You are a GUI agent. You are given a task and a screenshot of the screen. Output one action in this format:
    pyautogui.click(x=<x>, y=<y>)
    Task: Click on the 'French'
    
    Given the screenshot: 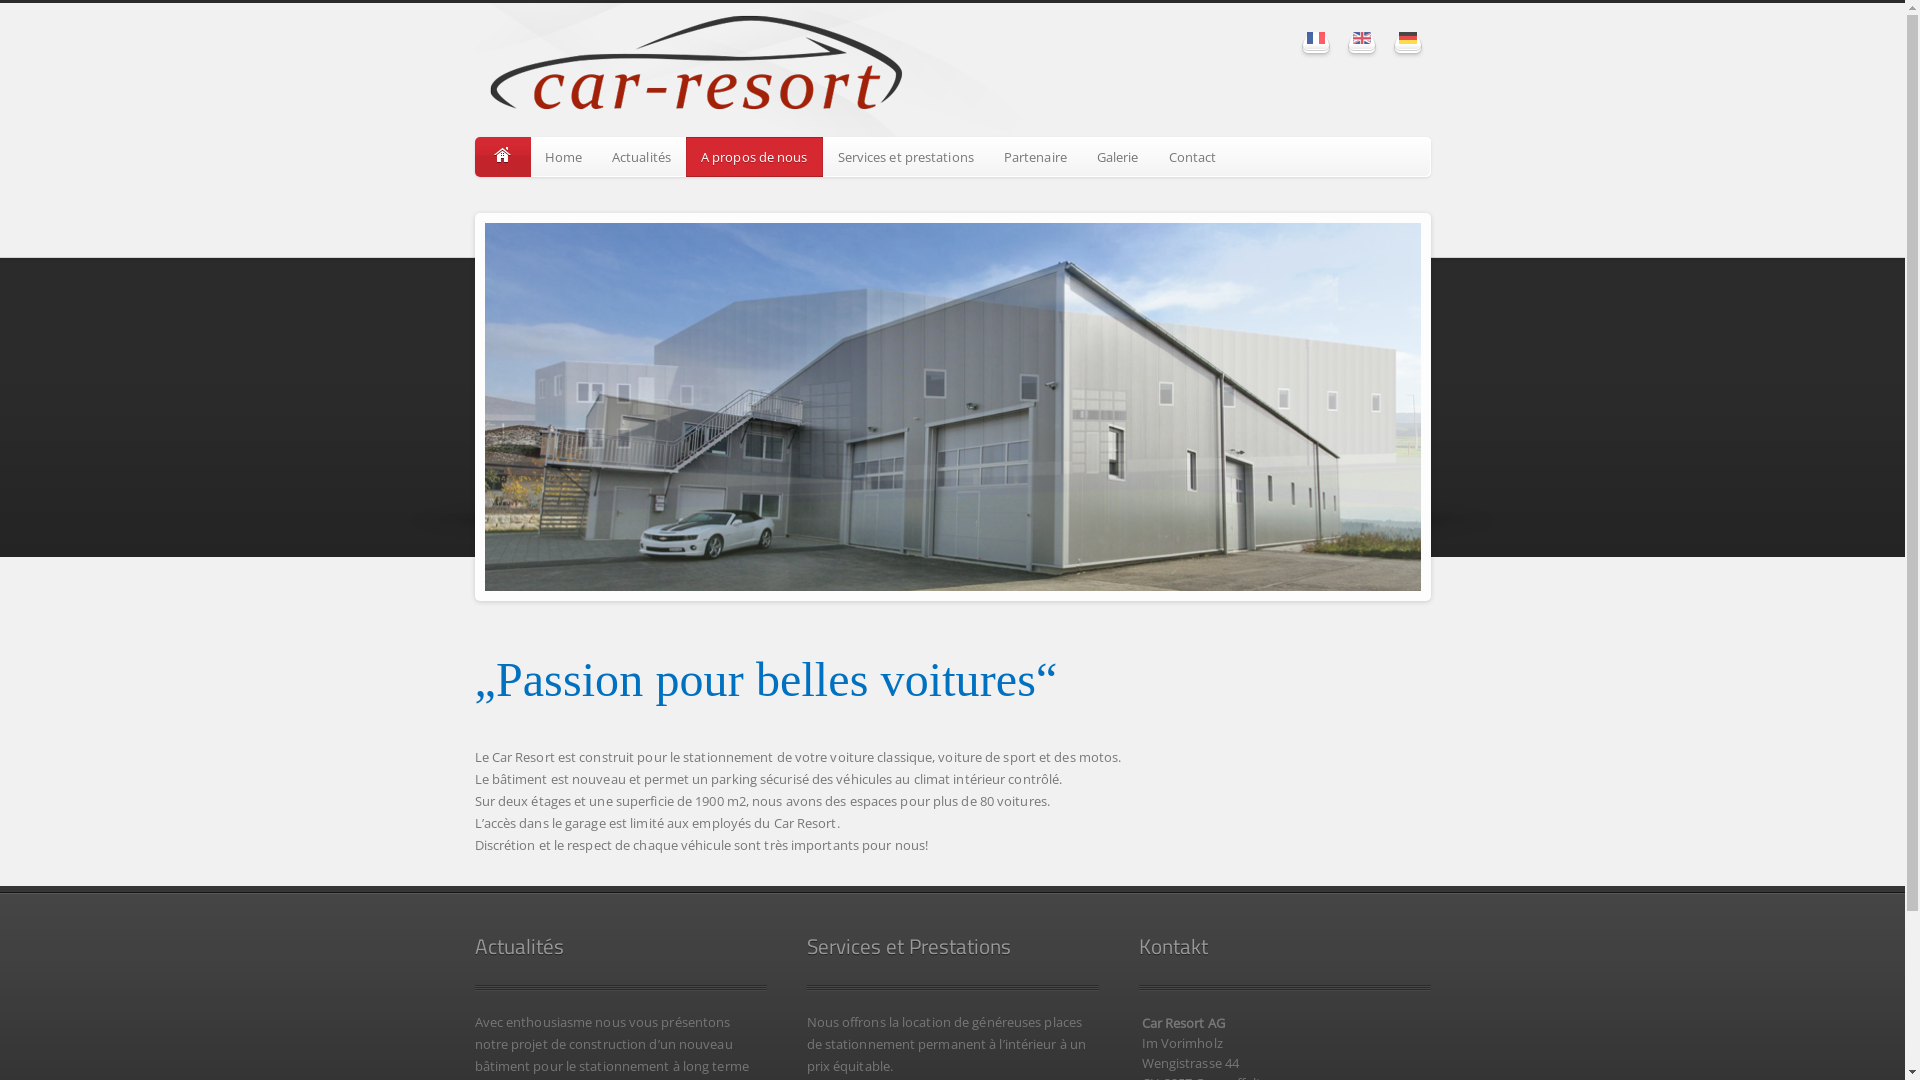 What is the action you would take?
    pyautogui.click(x=1305, y=38)
    